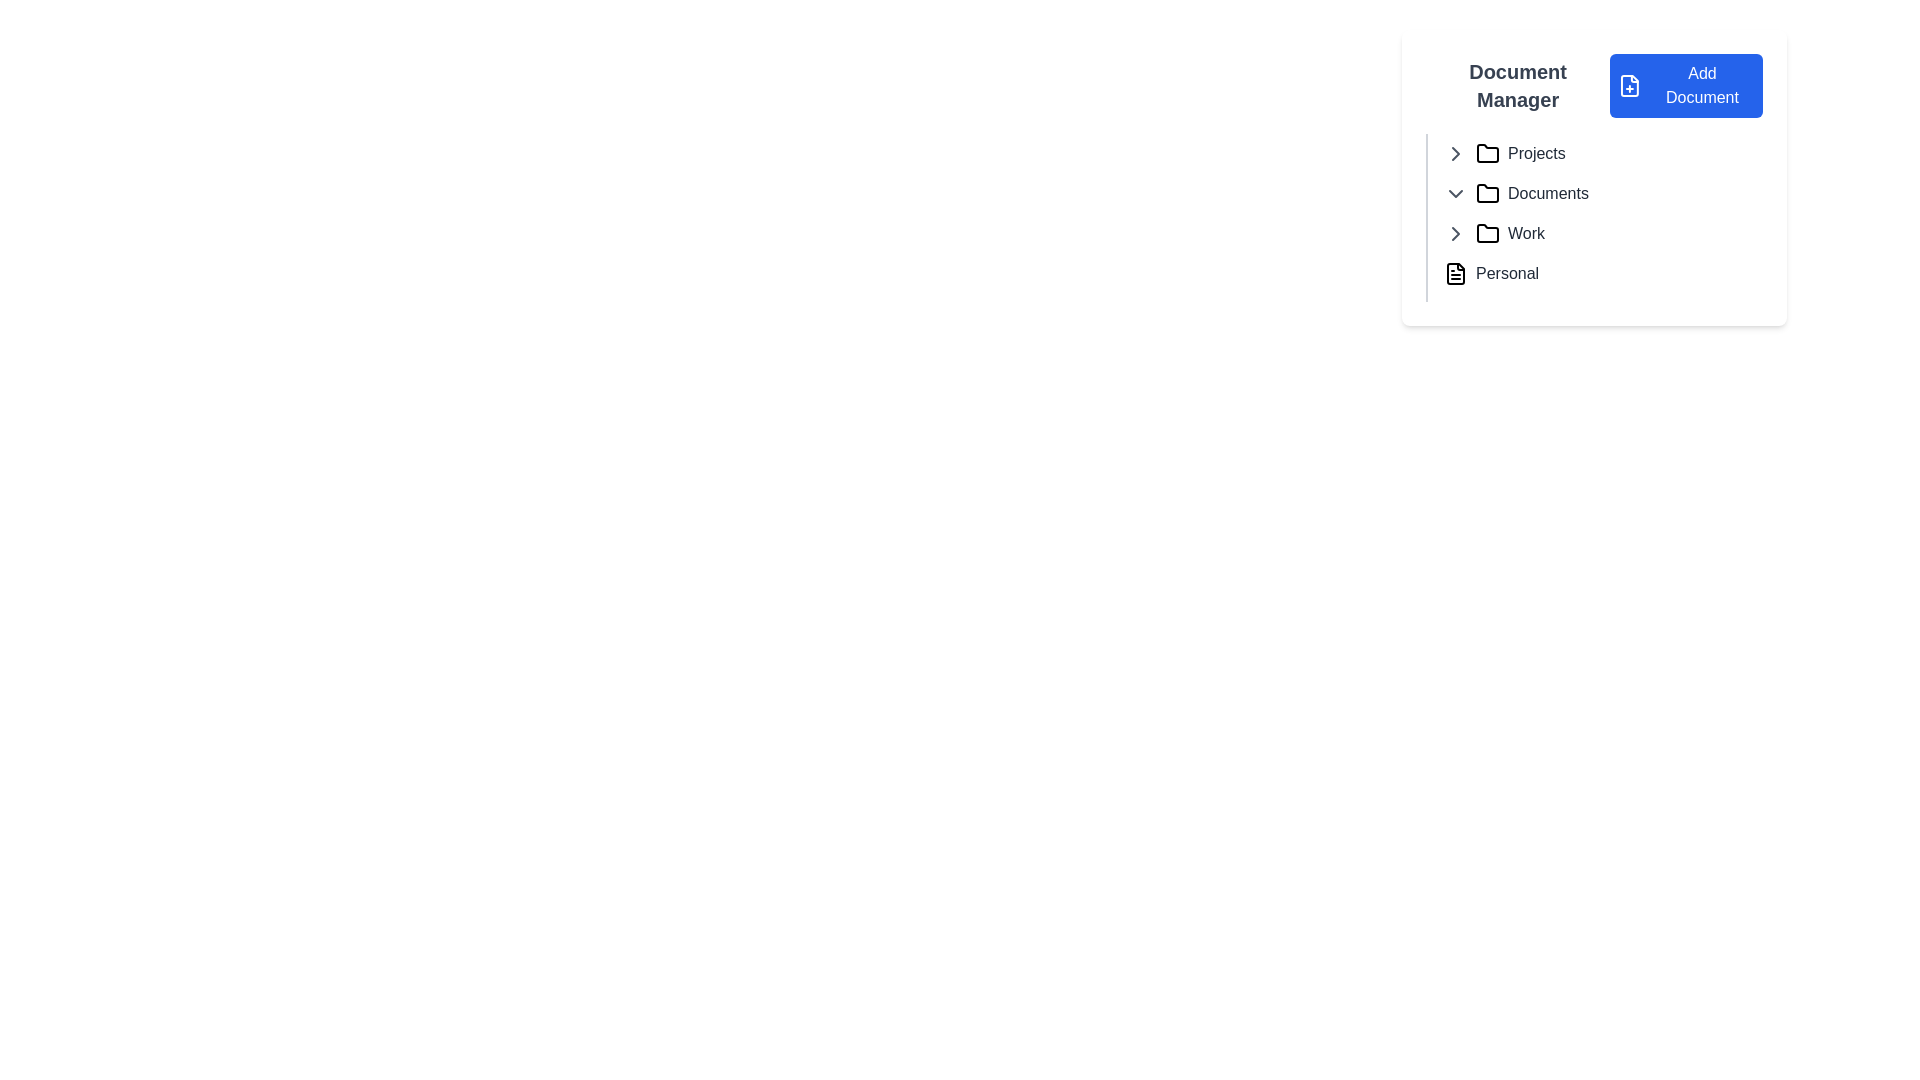 This screenshot has width=1920, height=1080. What do you see at coordinates (1455, 153) in the screenshot?
I see `the Chevron Right icon` at bounding box center [1455, 153].